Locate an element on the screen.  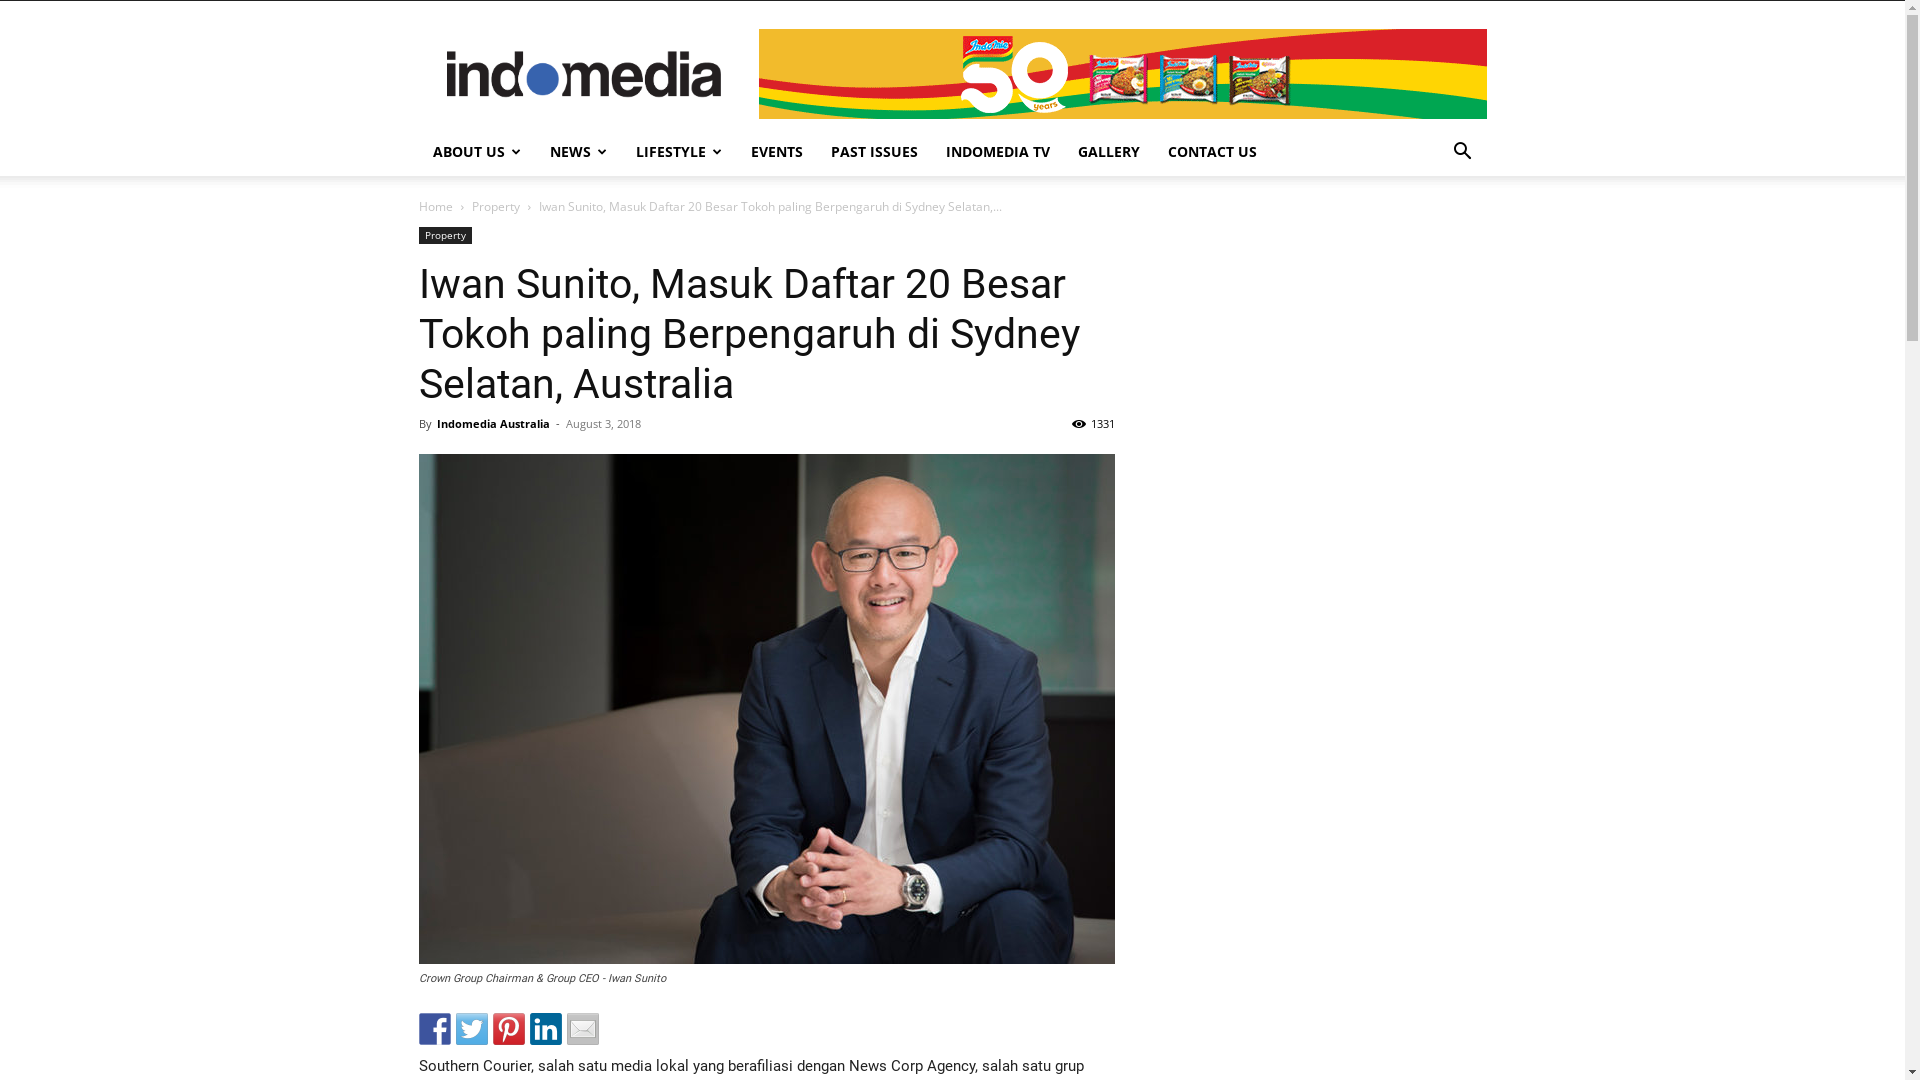
'CONTACT US' is located at coordinates (1211, 150).